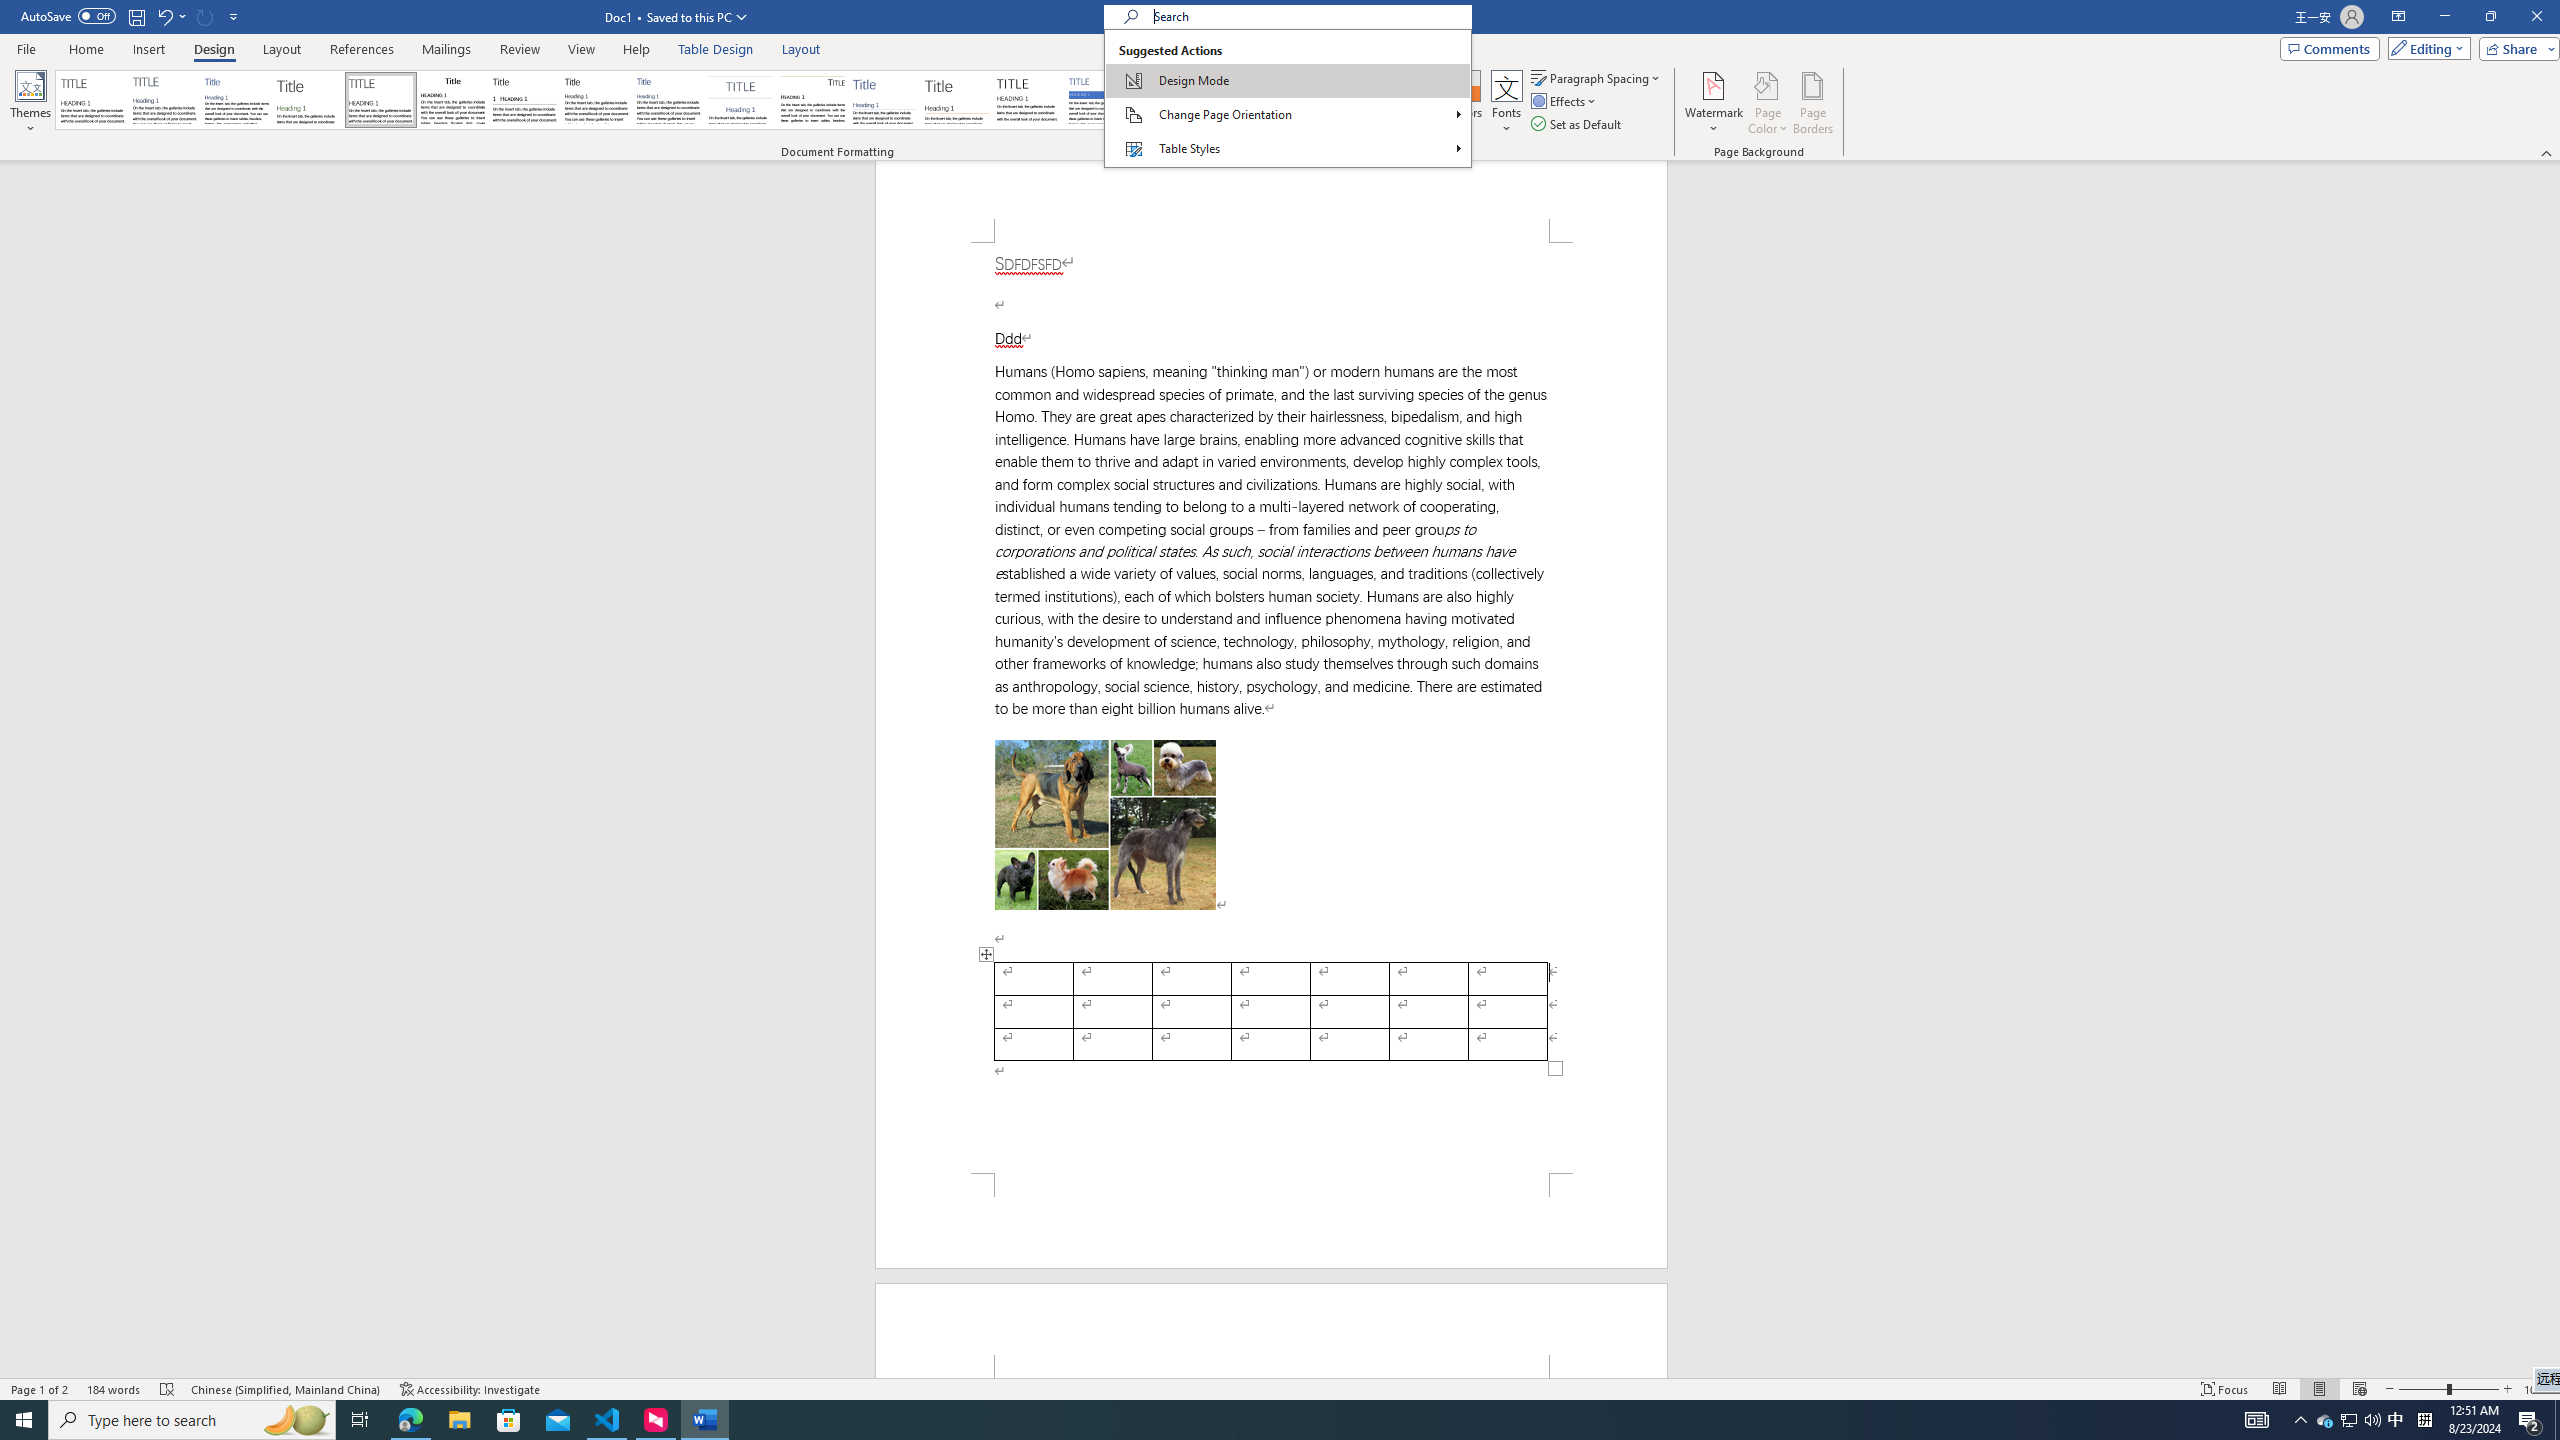 The image size is (2560, 1440). Describe the element at coordinates (205, 15) in the screenshot. I see `'Can'` at that location.